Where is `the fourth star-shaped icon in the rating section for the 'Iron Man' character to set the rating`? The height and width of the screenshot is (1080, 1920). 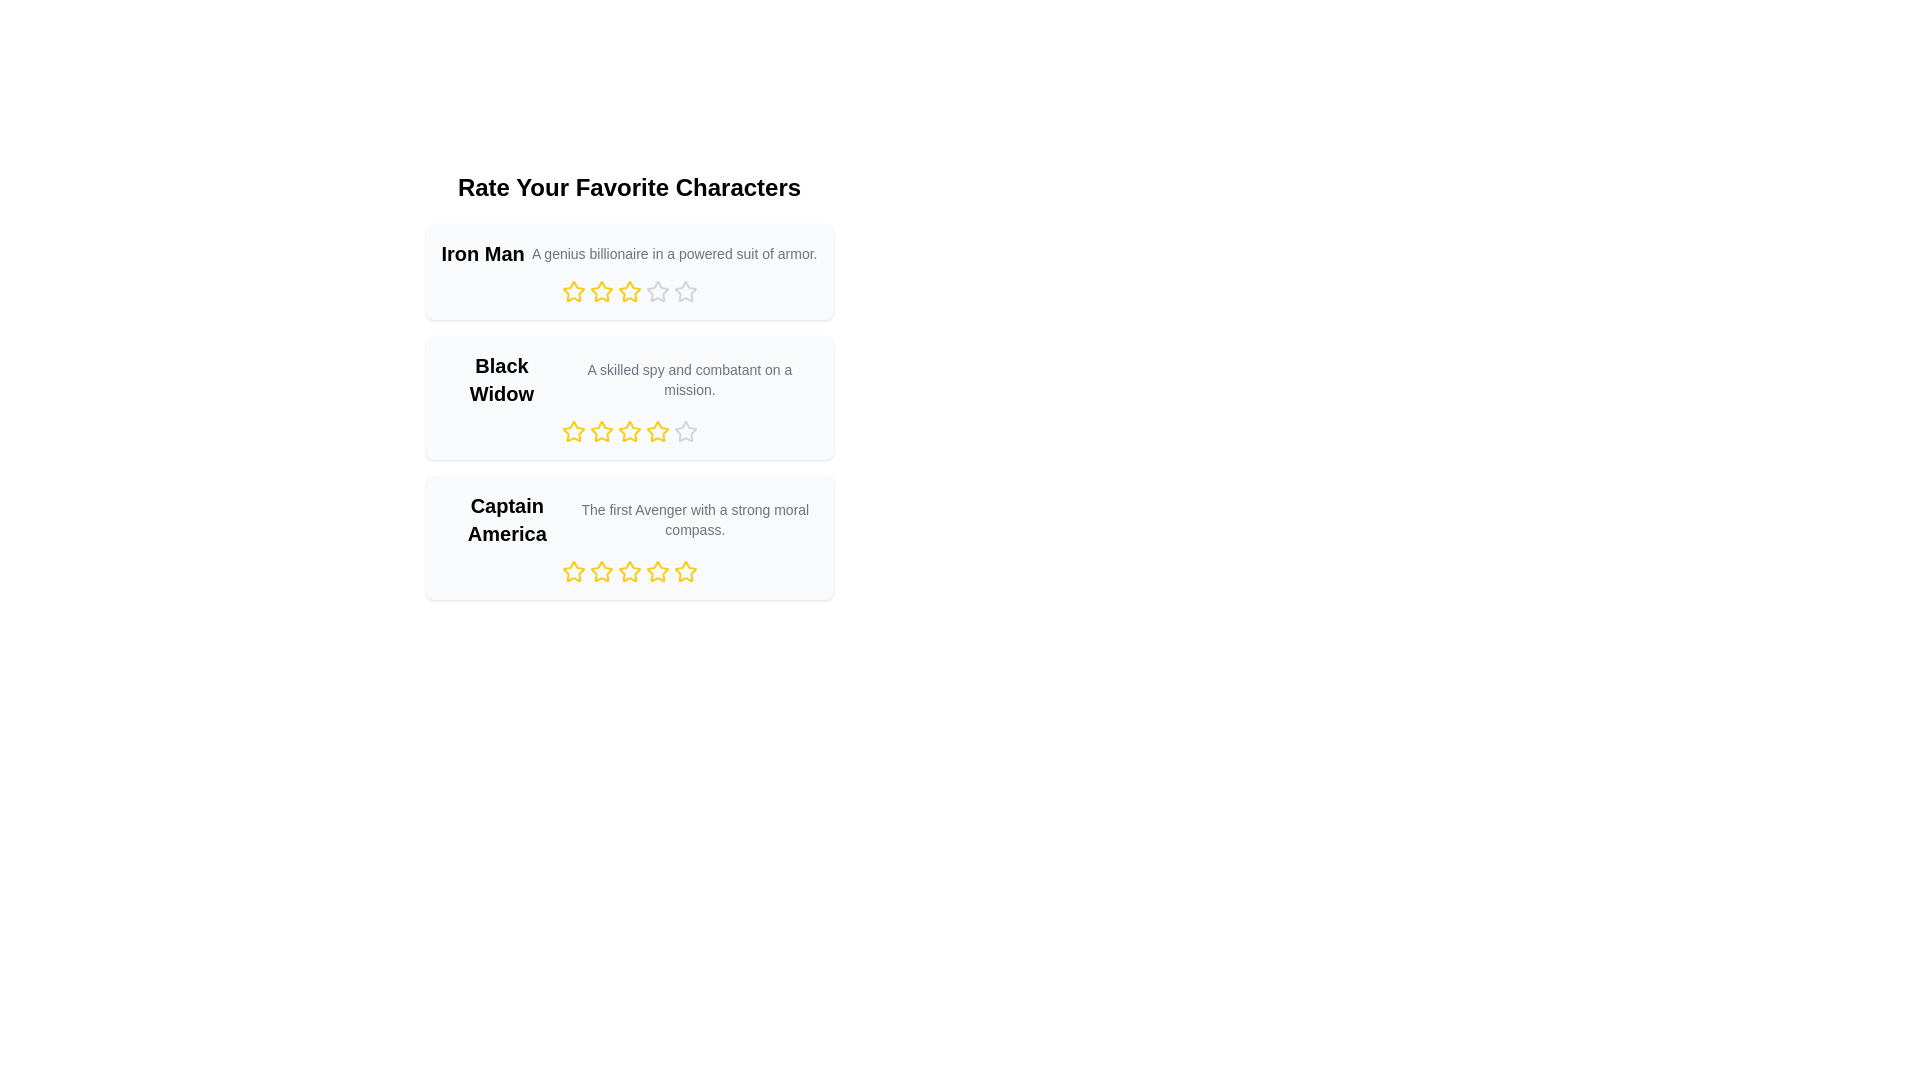 the fourth star-shaped icon in the rating section for the 'Iron Man' character to set the rating is located at coordinates (657, 291).